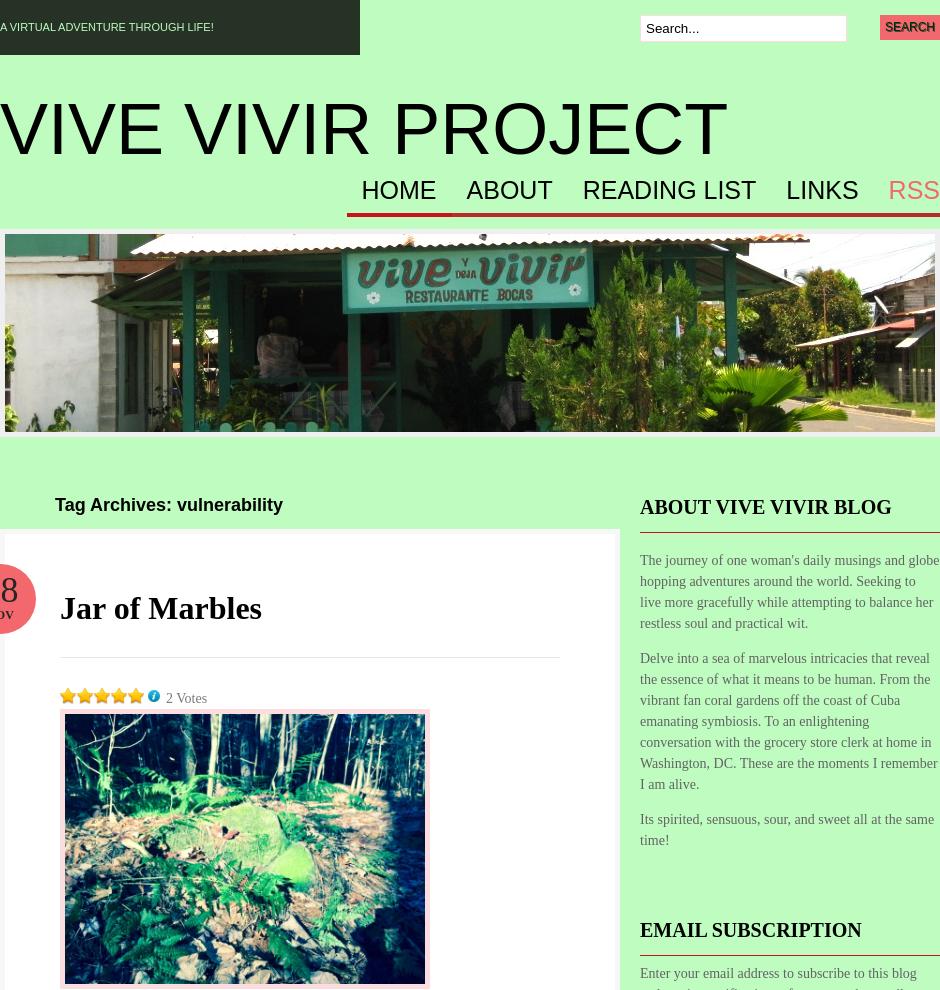  Describe the element at coordinates (749, 929) in the screenshot. I see `'Email Subscription'` at that location.